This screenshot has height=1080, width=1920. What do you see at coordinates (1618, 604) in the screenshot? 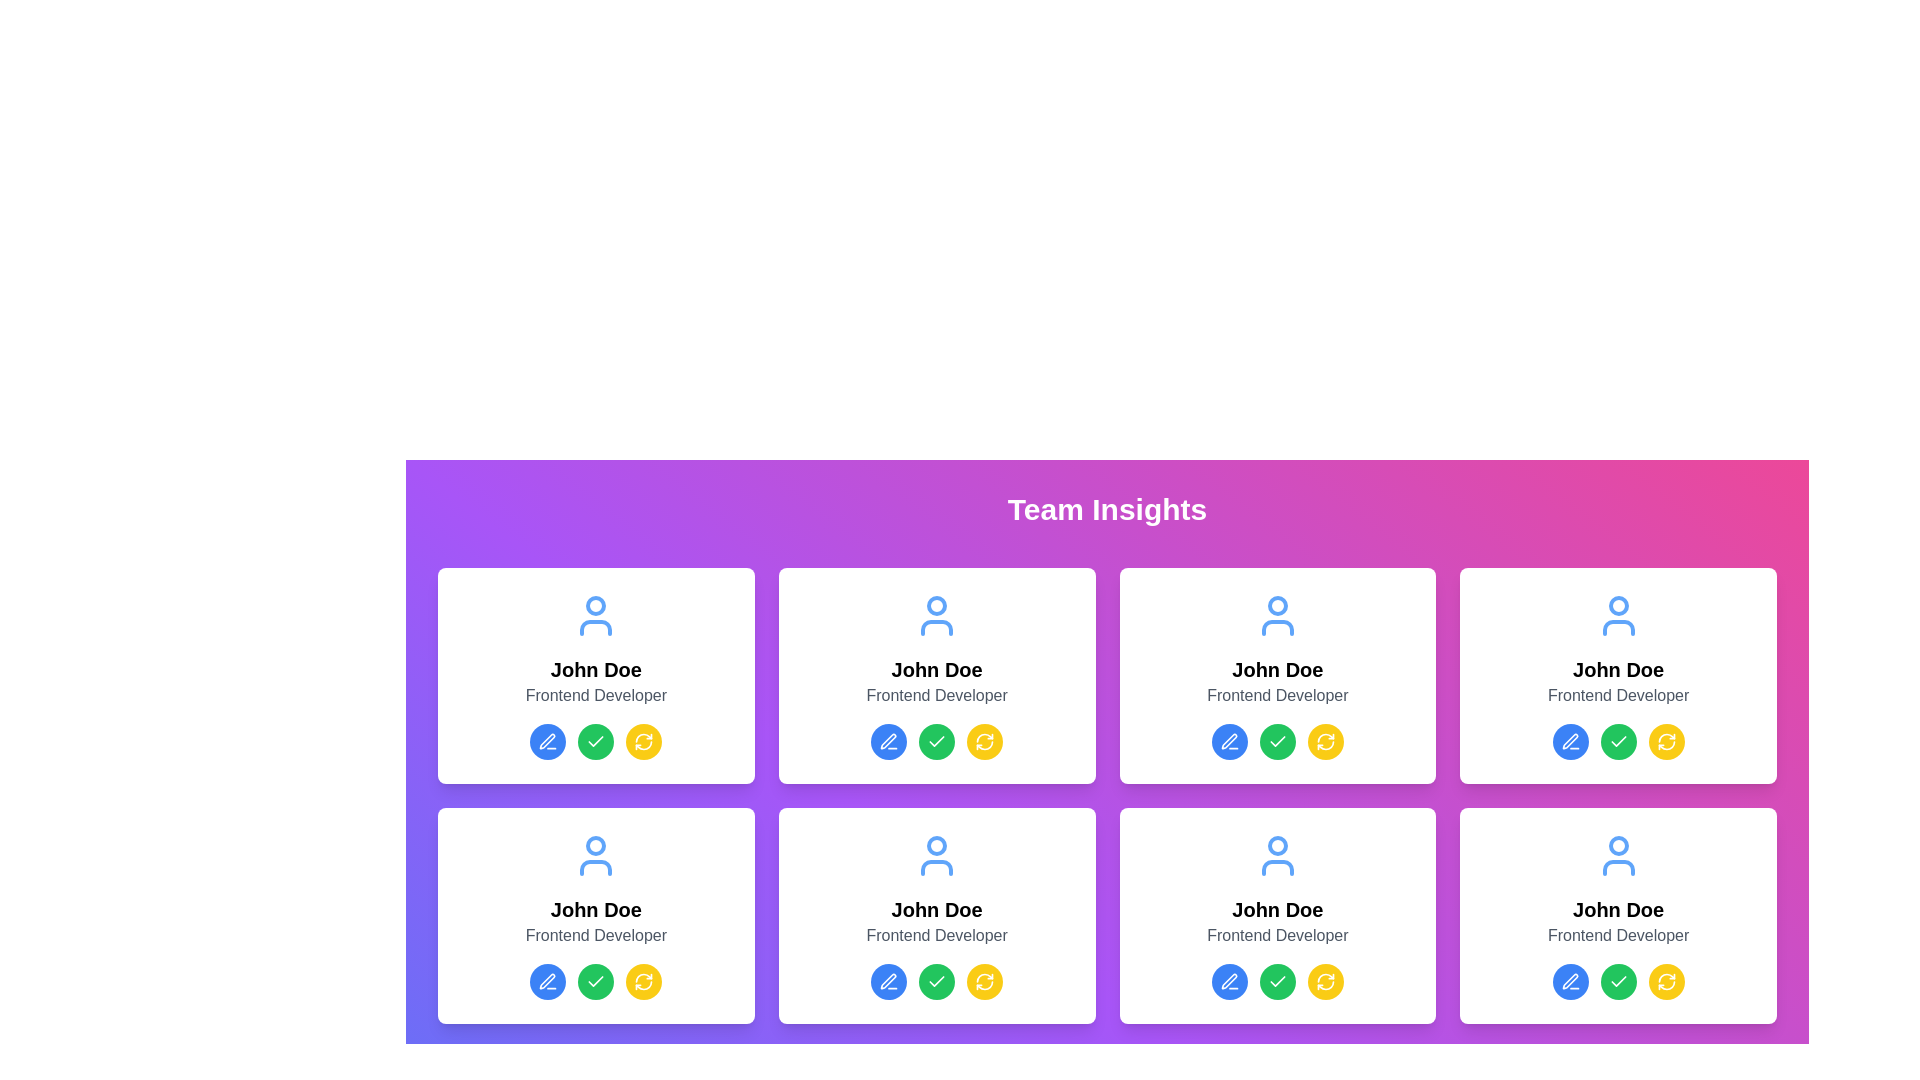
I see `the circular graphical icon representing the user profile of 'John Doe', a Frontend Developer, located at the center of the user profile icon in the top-right card of a 3x2 grid layout` at bounding box center [1618, 604].